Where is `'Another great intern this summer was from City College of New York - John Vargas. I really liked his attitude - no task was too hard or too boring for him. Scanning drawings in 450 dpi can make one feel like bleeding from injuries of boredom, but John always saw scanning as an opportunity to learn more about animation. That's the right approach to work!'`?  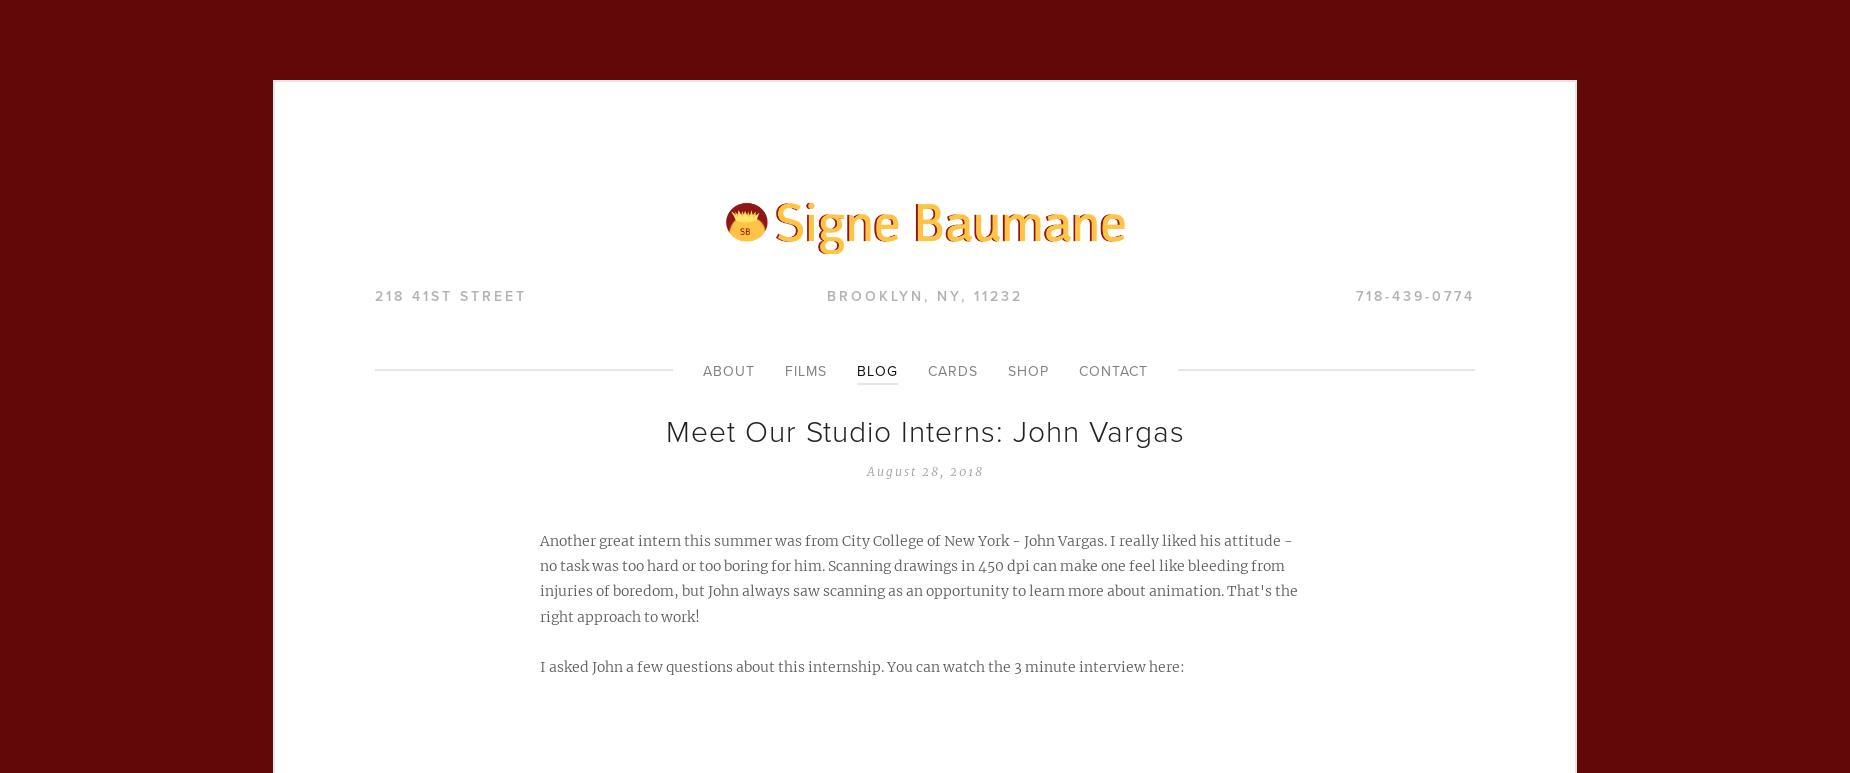 'Another great intern this summer was from City College of New York - John Vargas. I really liked his attitude - no task was too hard or too boring for him. Scanning drawings in 450 dpi can make one feel like bleeding from injuries of boredom, but John always saw scanning as an opportunity to learn more about animation. That's the right approach to work!' is located at coordinates (919, 577).